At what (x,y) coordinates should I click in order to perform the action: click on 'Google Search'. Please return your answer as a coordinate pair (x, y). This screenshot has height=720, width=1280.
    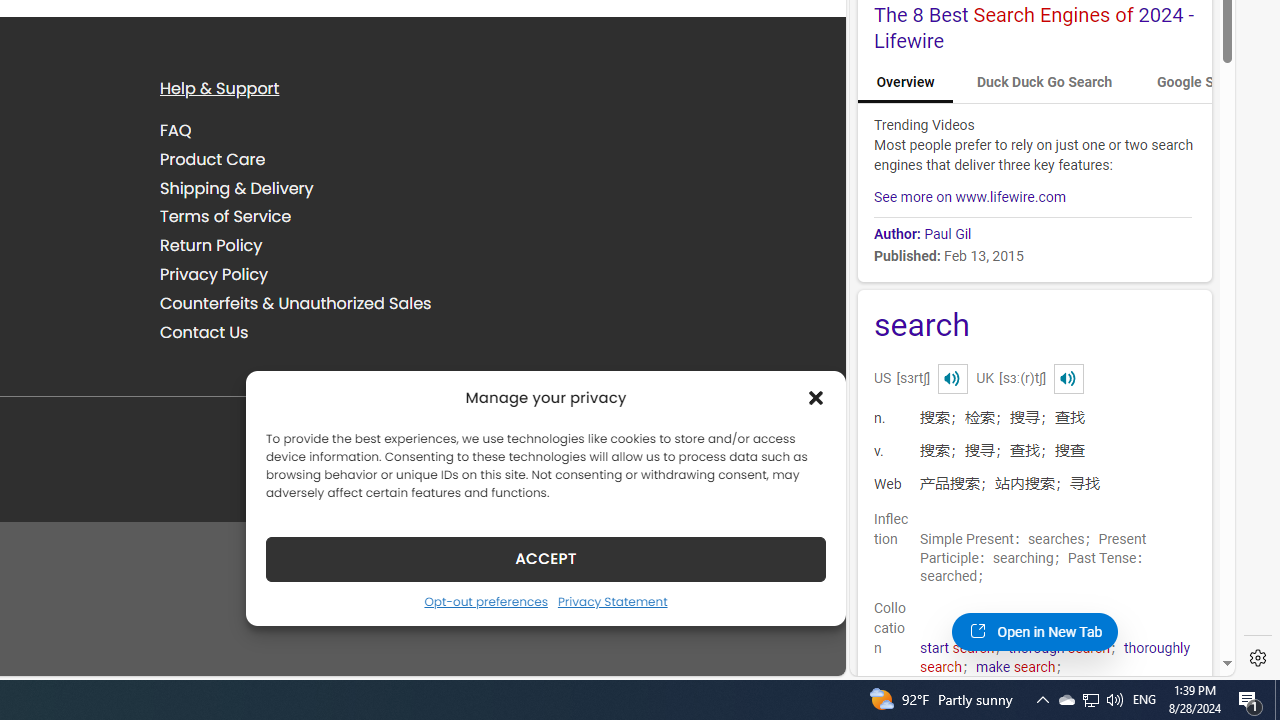
    Looking at the image, I should click on (1202, 82).